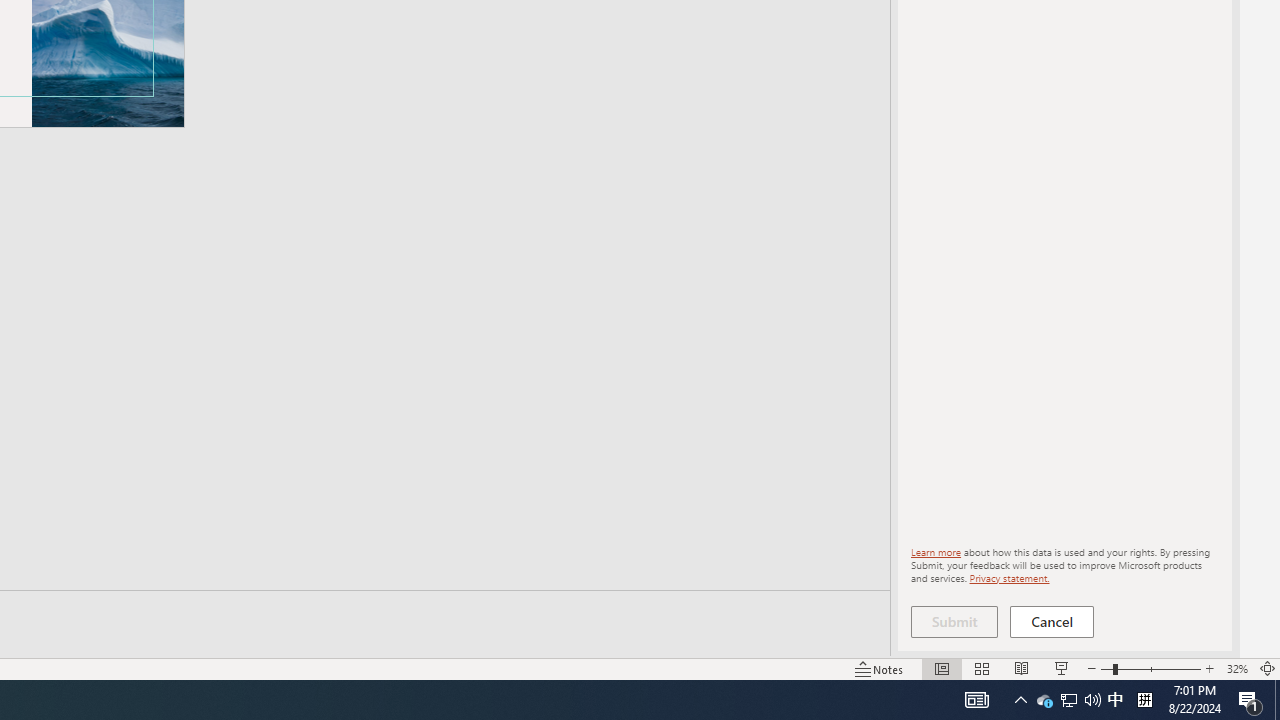 This screenshot has height=720, width=1280. Describe the element at coordinates (982, 669) in the screenshot. I see `'Slide Sorter'` at that location.